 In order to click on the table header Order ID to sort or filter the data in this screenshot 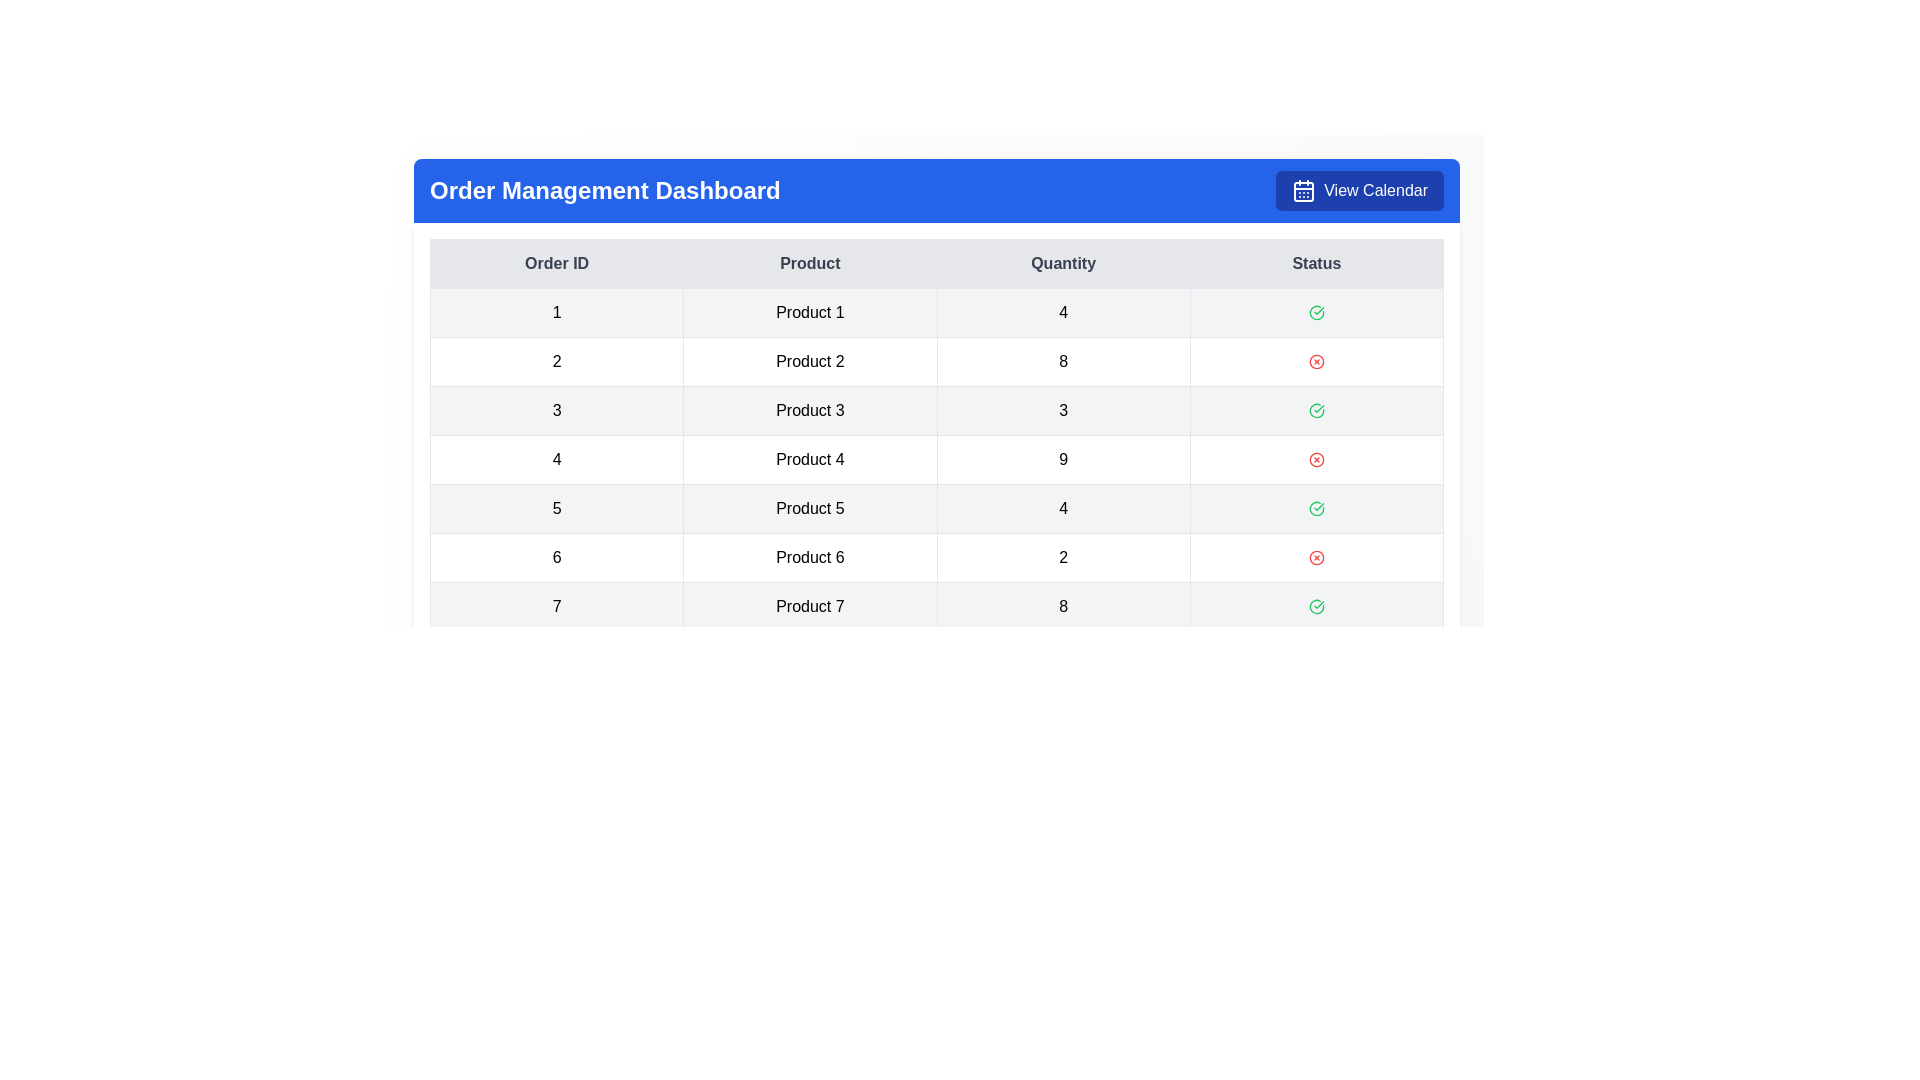, I will do `click(557, 262)`.